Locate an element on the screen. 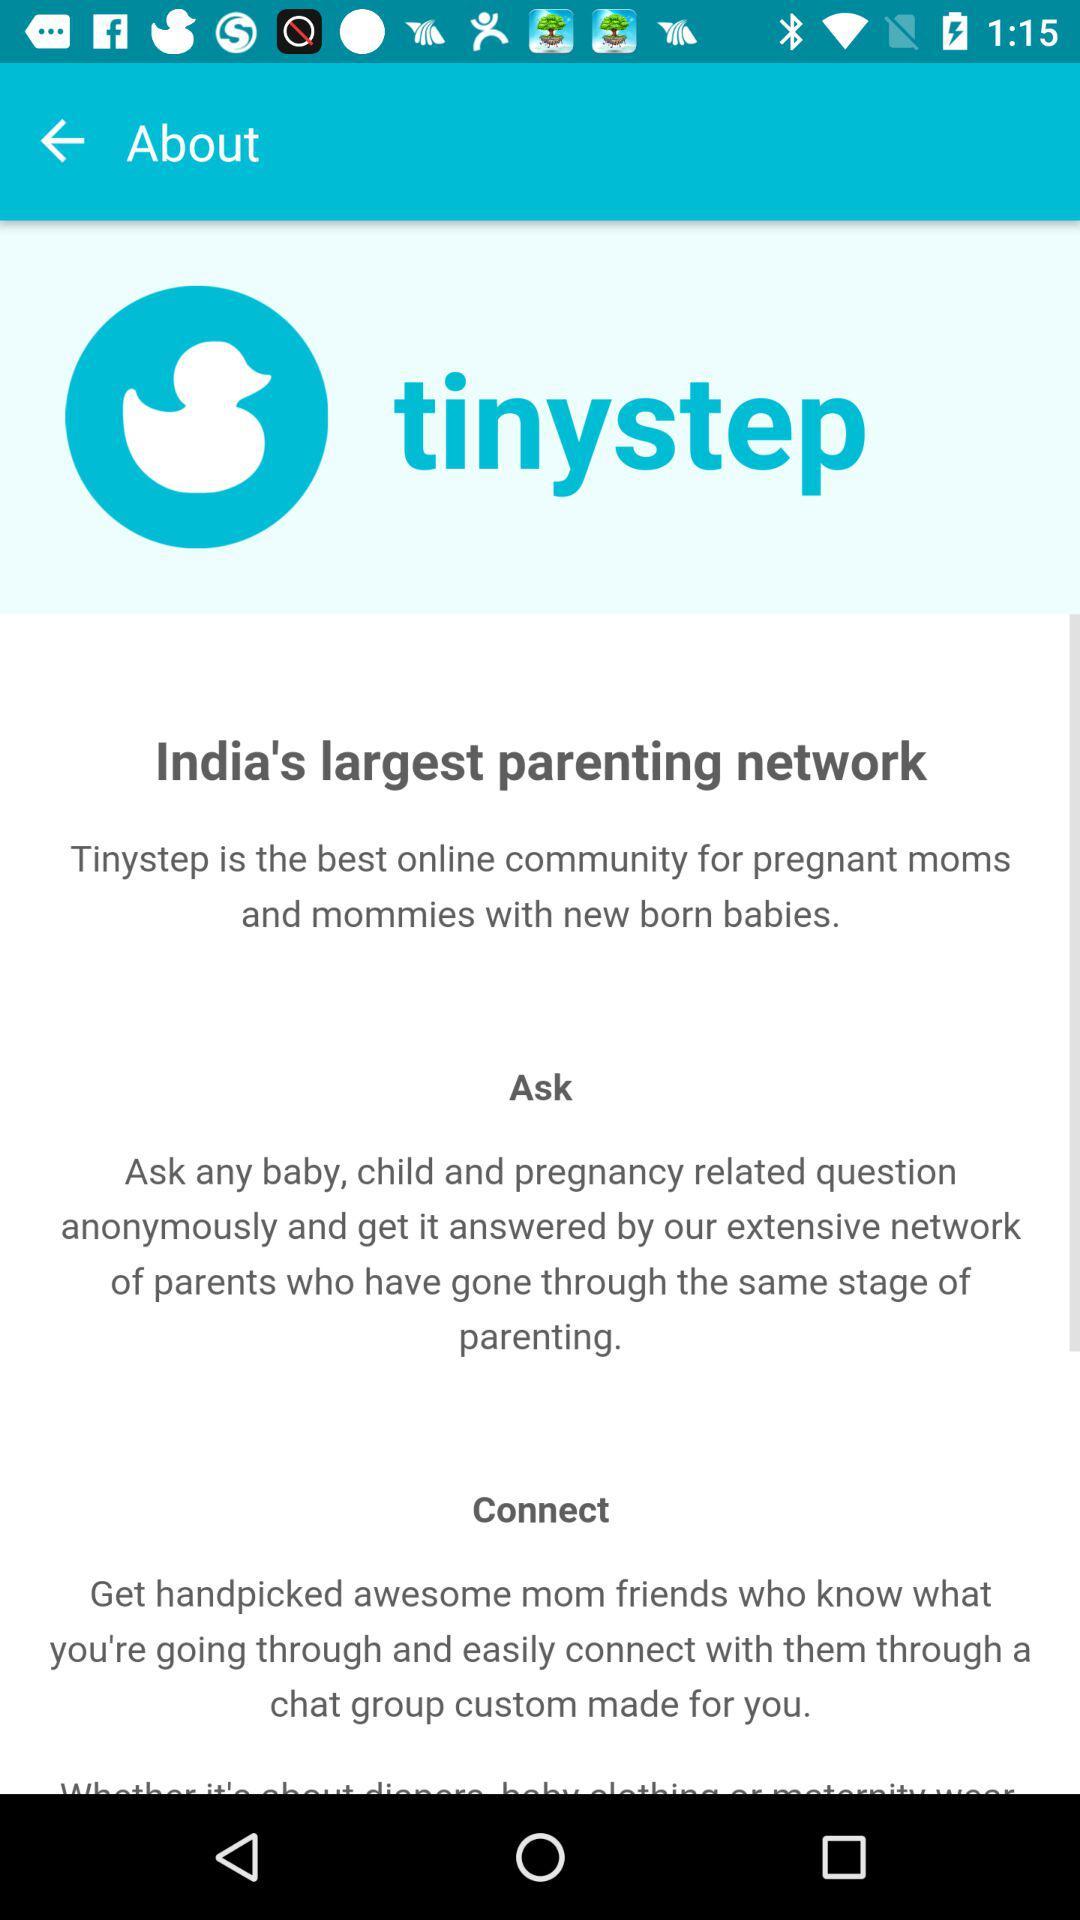 This screenshot has width=1080, height=1920. previous is located at coordinates (61, 140).